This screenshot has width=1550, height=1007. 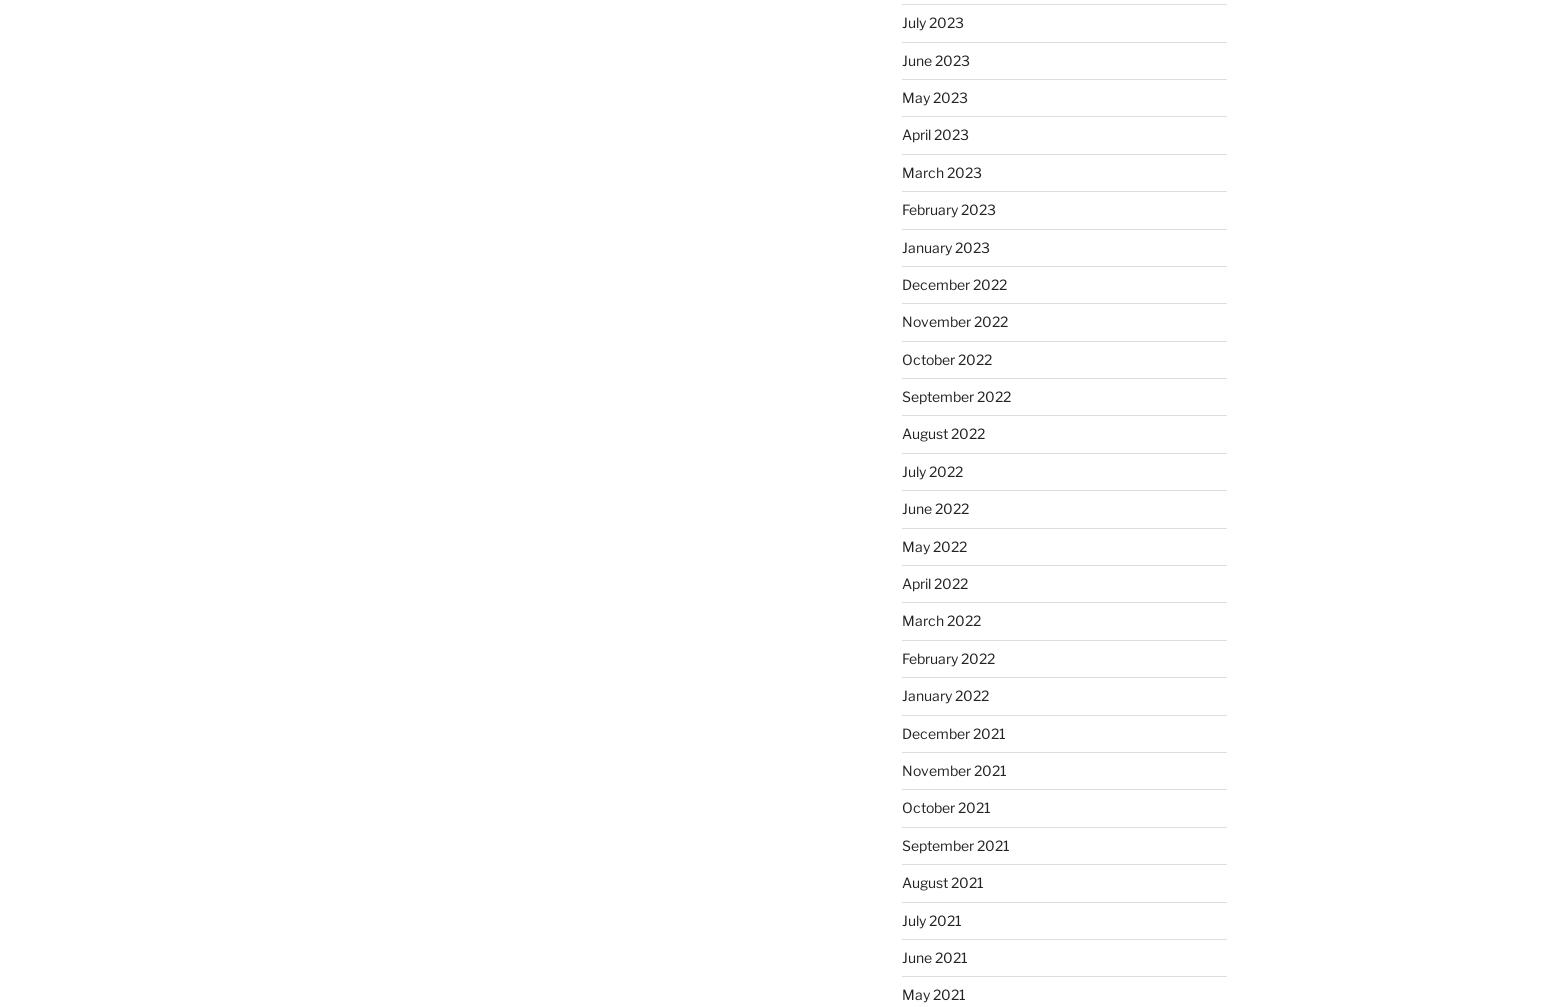 I want to click on 'September 2021', so click(x=953, y=843).